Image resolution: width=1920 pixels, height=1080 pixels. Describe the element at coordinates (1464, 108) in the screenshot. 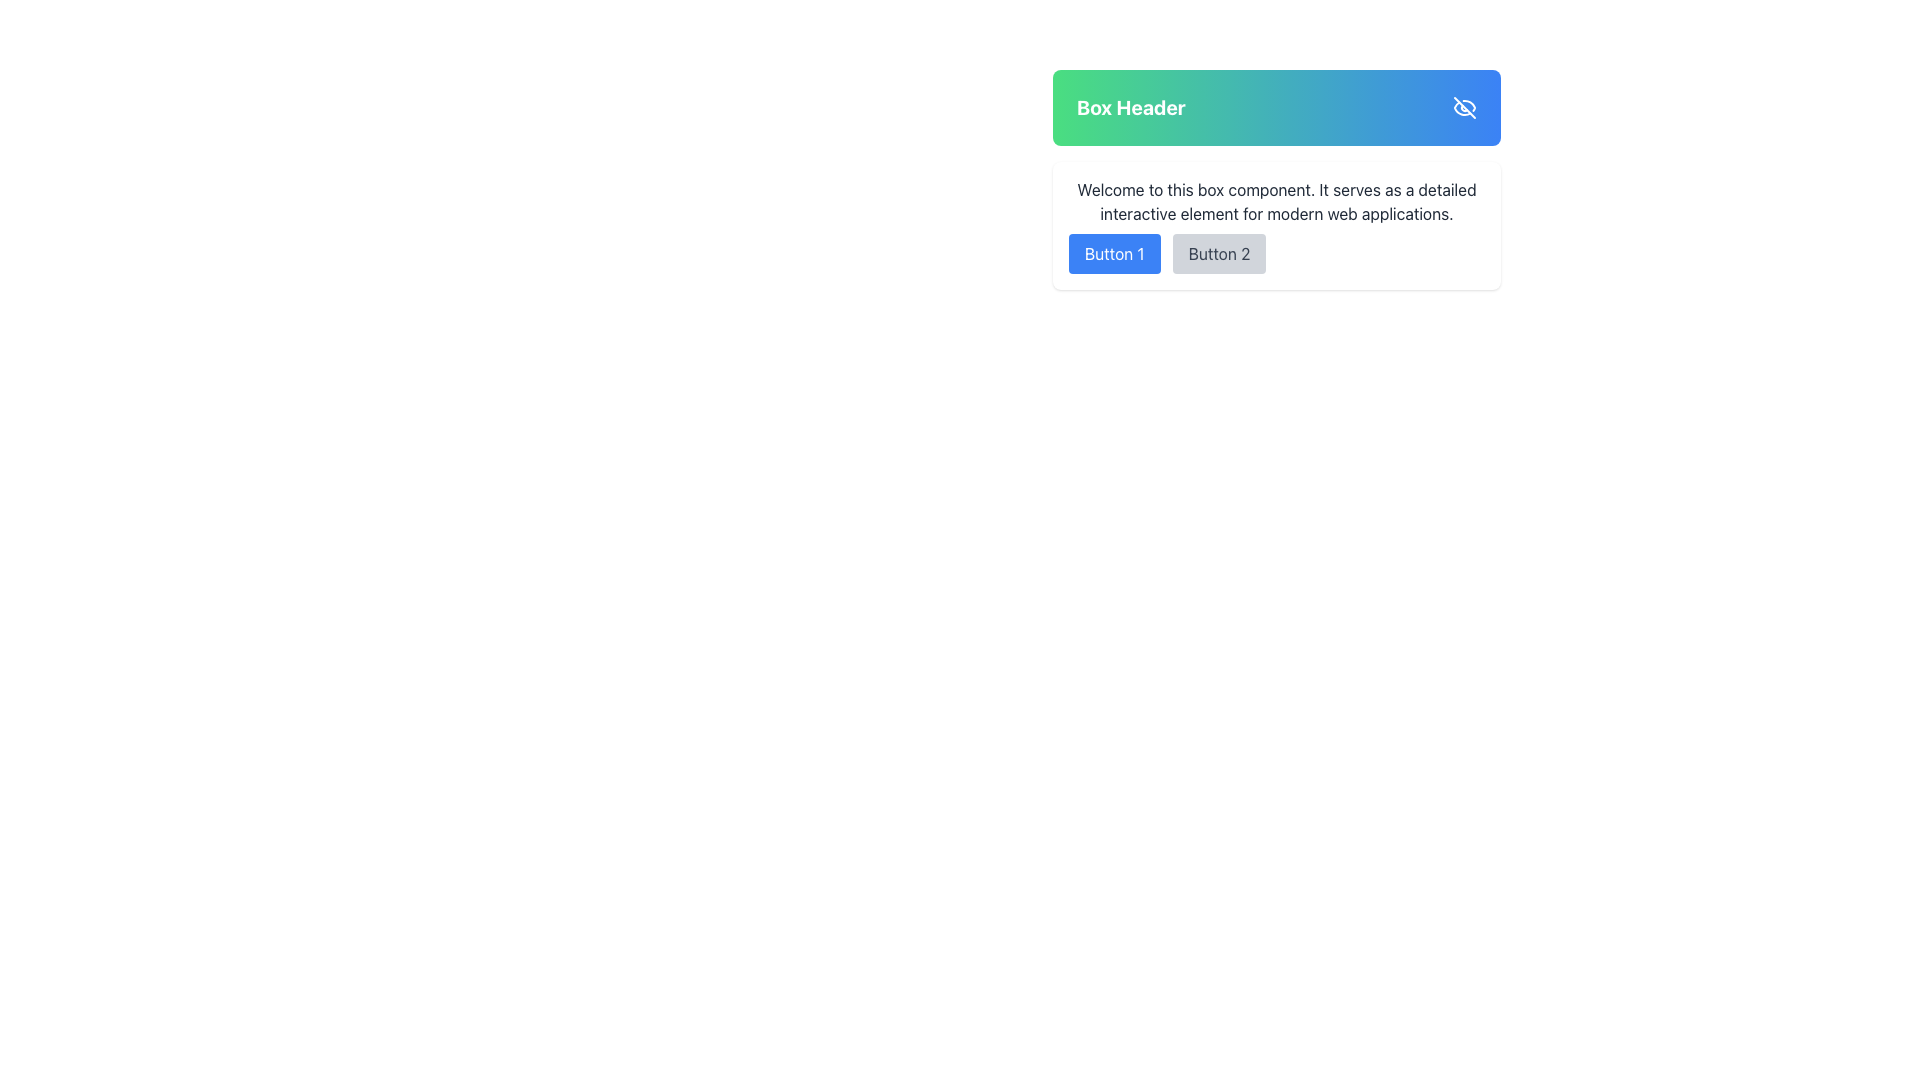

I see `the 'visibility off' icon button, which is an eye with a slashing line located in the top-right corner of the 'Box Header' gradient-colored header` at that location.